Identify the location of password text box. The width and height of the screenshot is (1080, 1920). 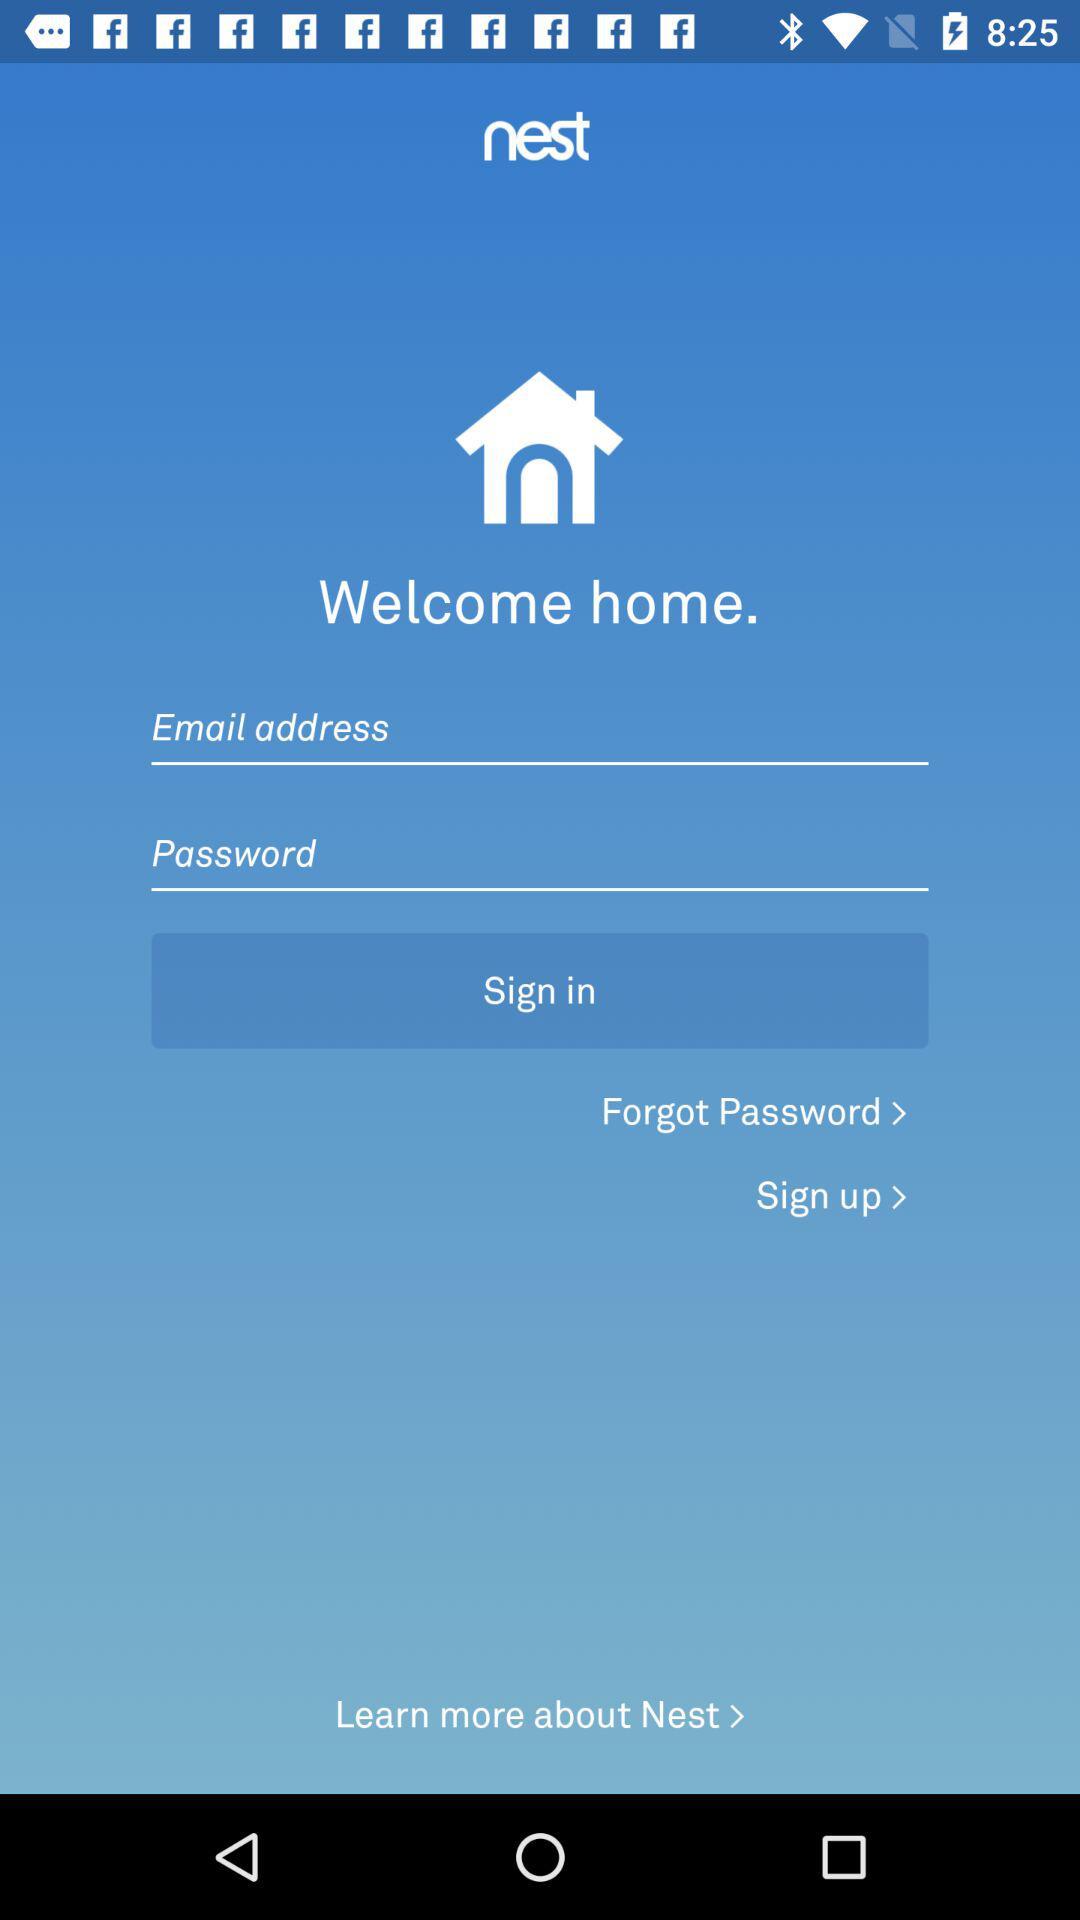
(540, 833).